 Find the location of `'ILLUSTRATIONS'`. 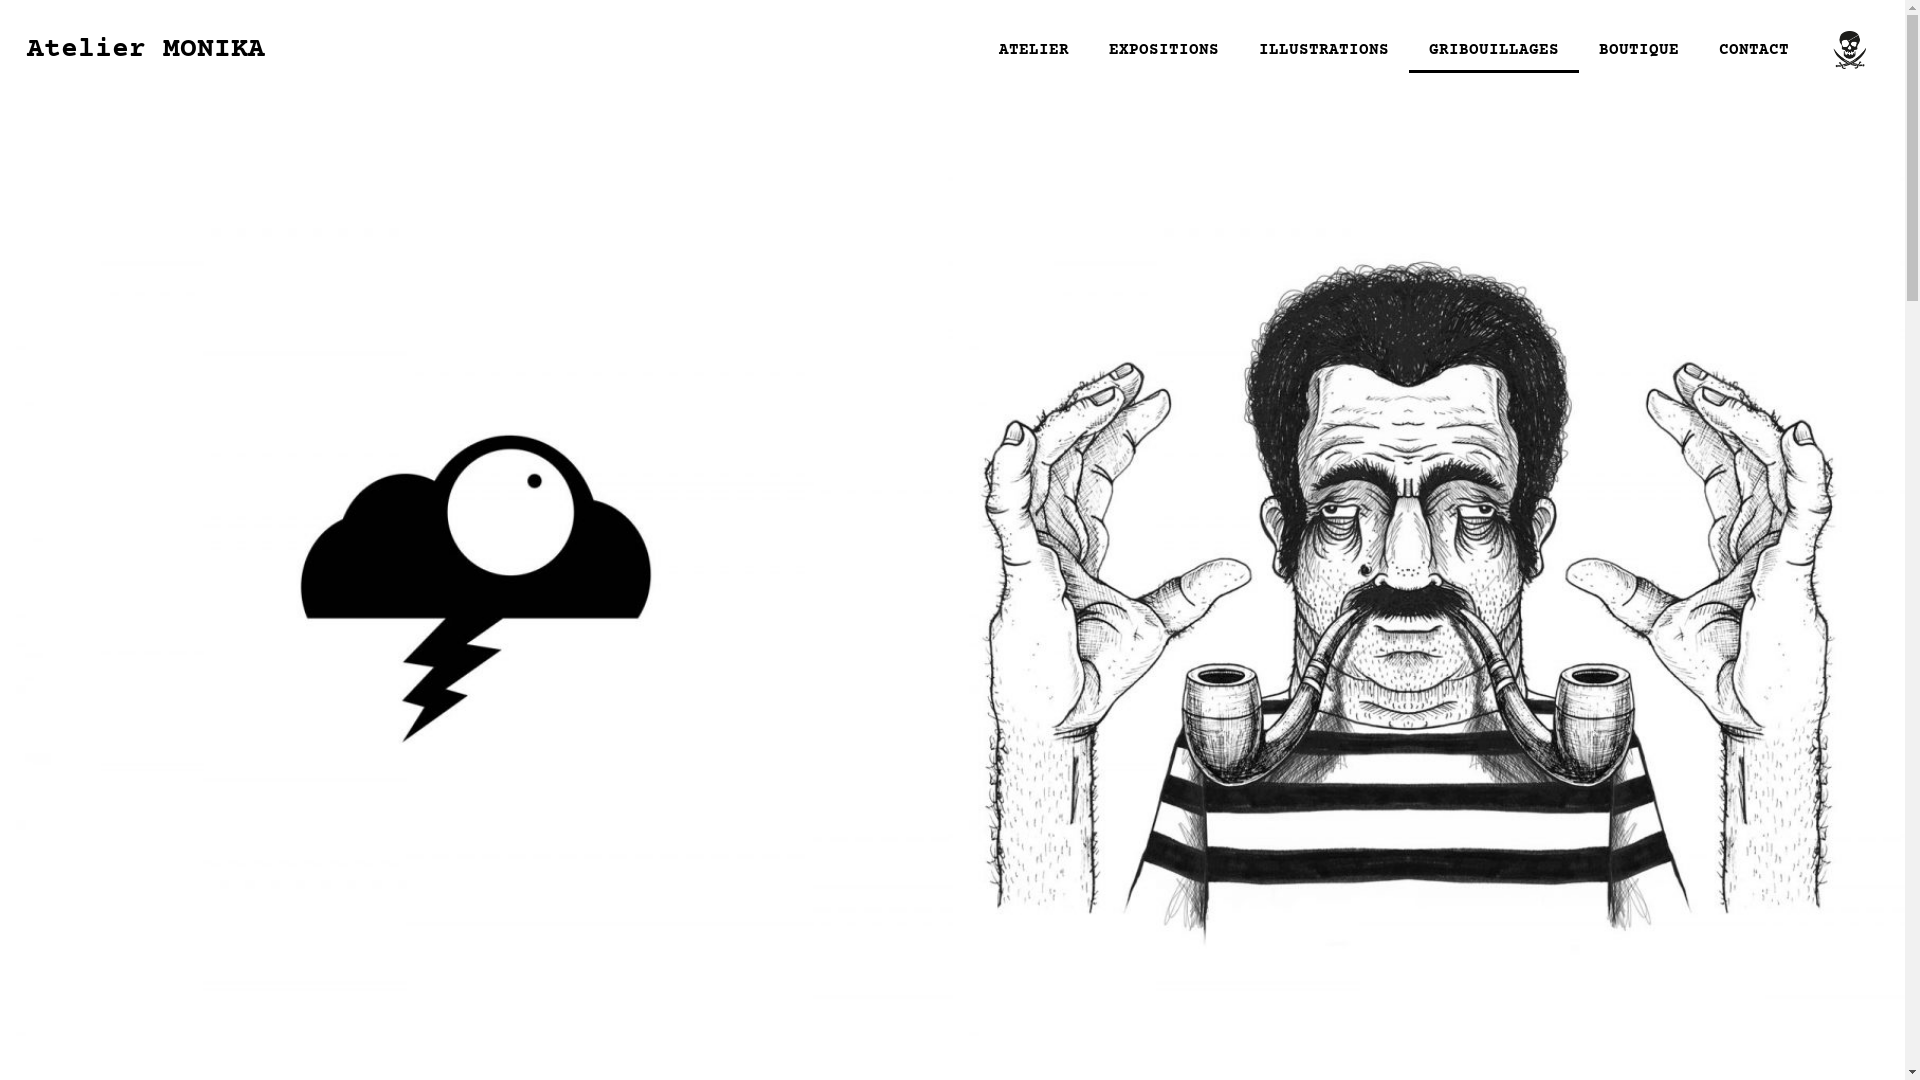

'ILLUSTRATIONS' is located at coordinates (1324, 49).